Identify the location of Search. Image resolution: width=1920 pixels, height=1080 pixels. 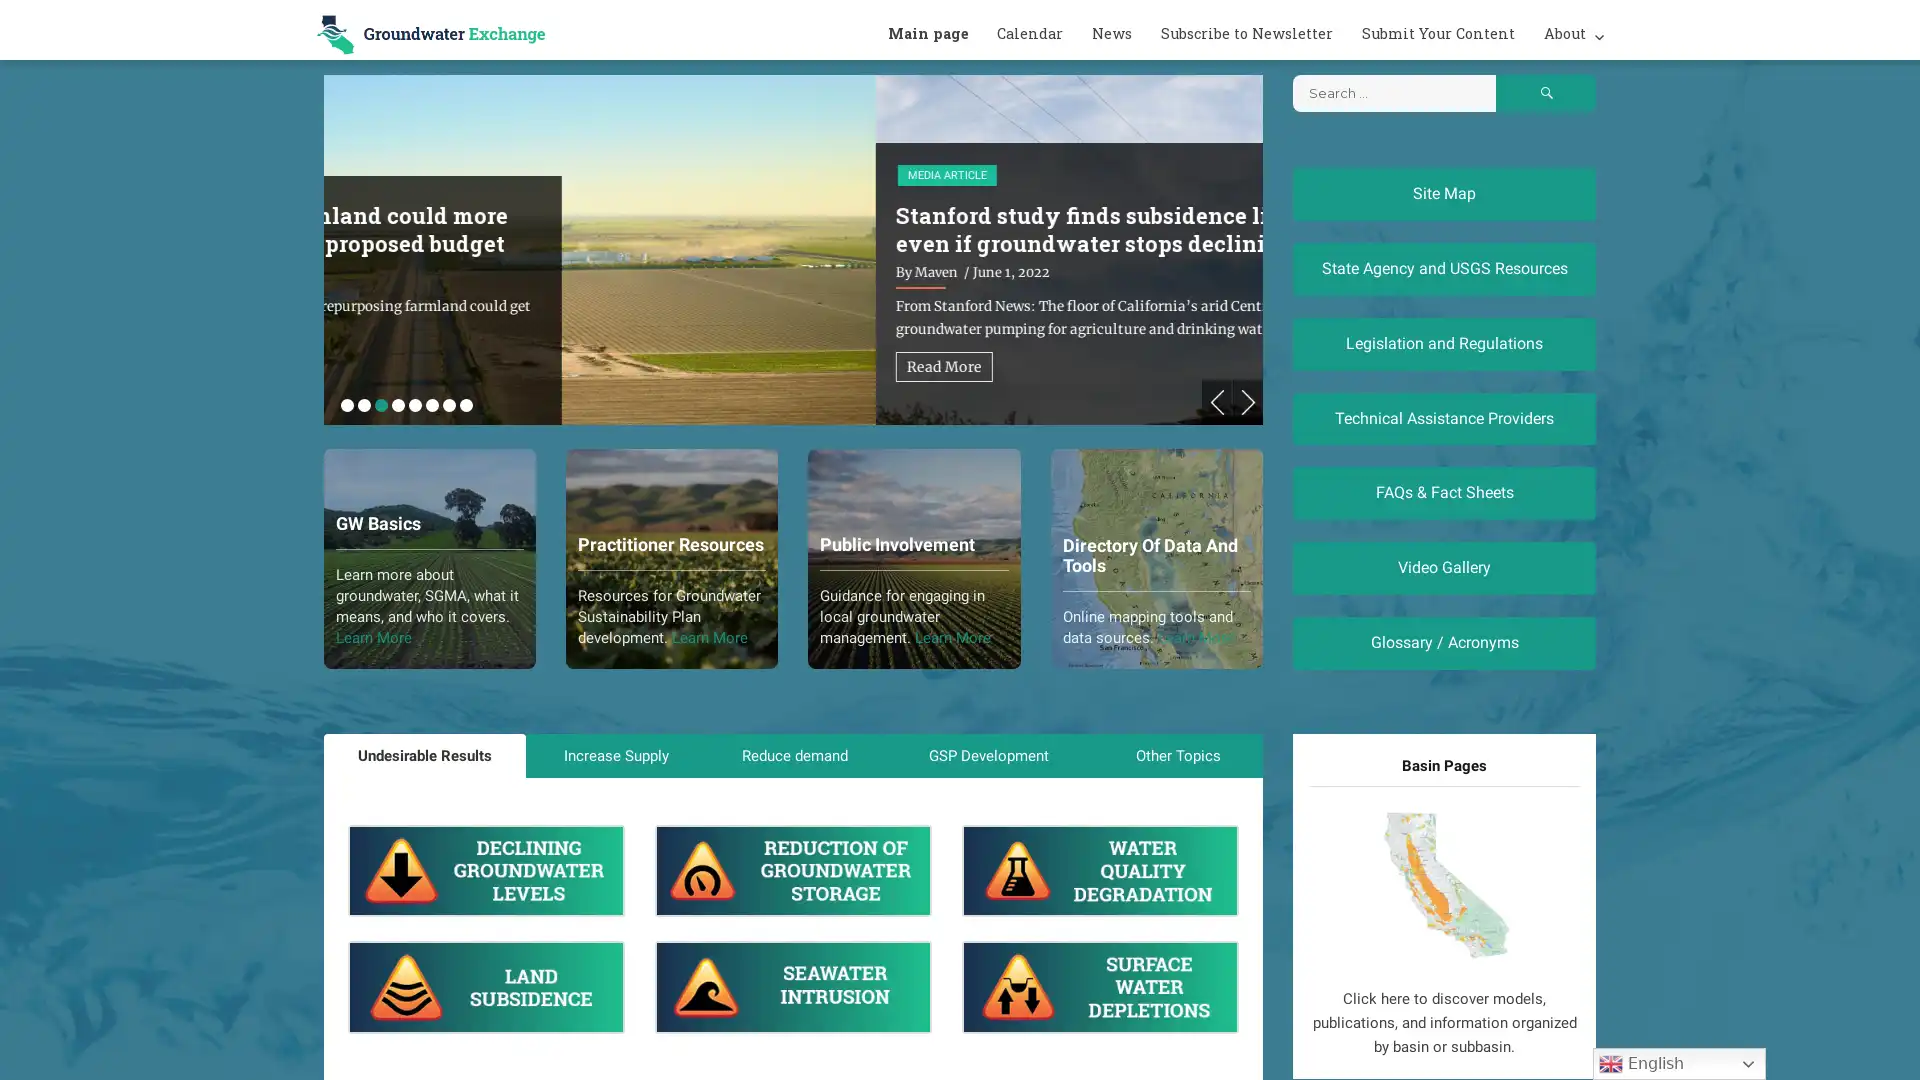
(1544, 93).